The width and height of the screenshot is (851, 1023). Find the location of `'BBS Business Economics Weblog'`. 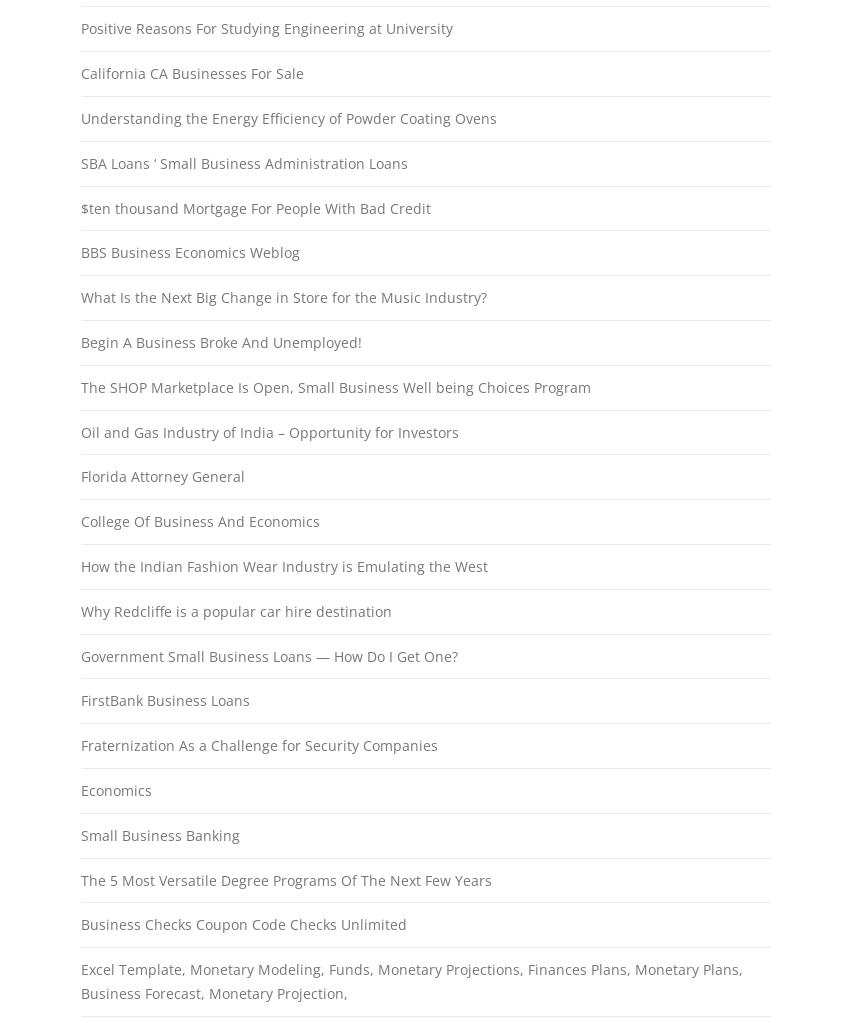

'BBS Business Economics Weblog' is located at coordinates (78, 252).